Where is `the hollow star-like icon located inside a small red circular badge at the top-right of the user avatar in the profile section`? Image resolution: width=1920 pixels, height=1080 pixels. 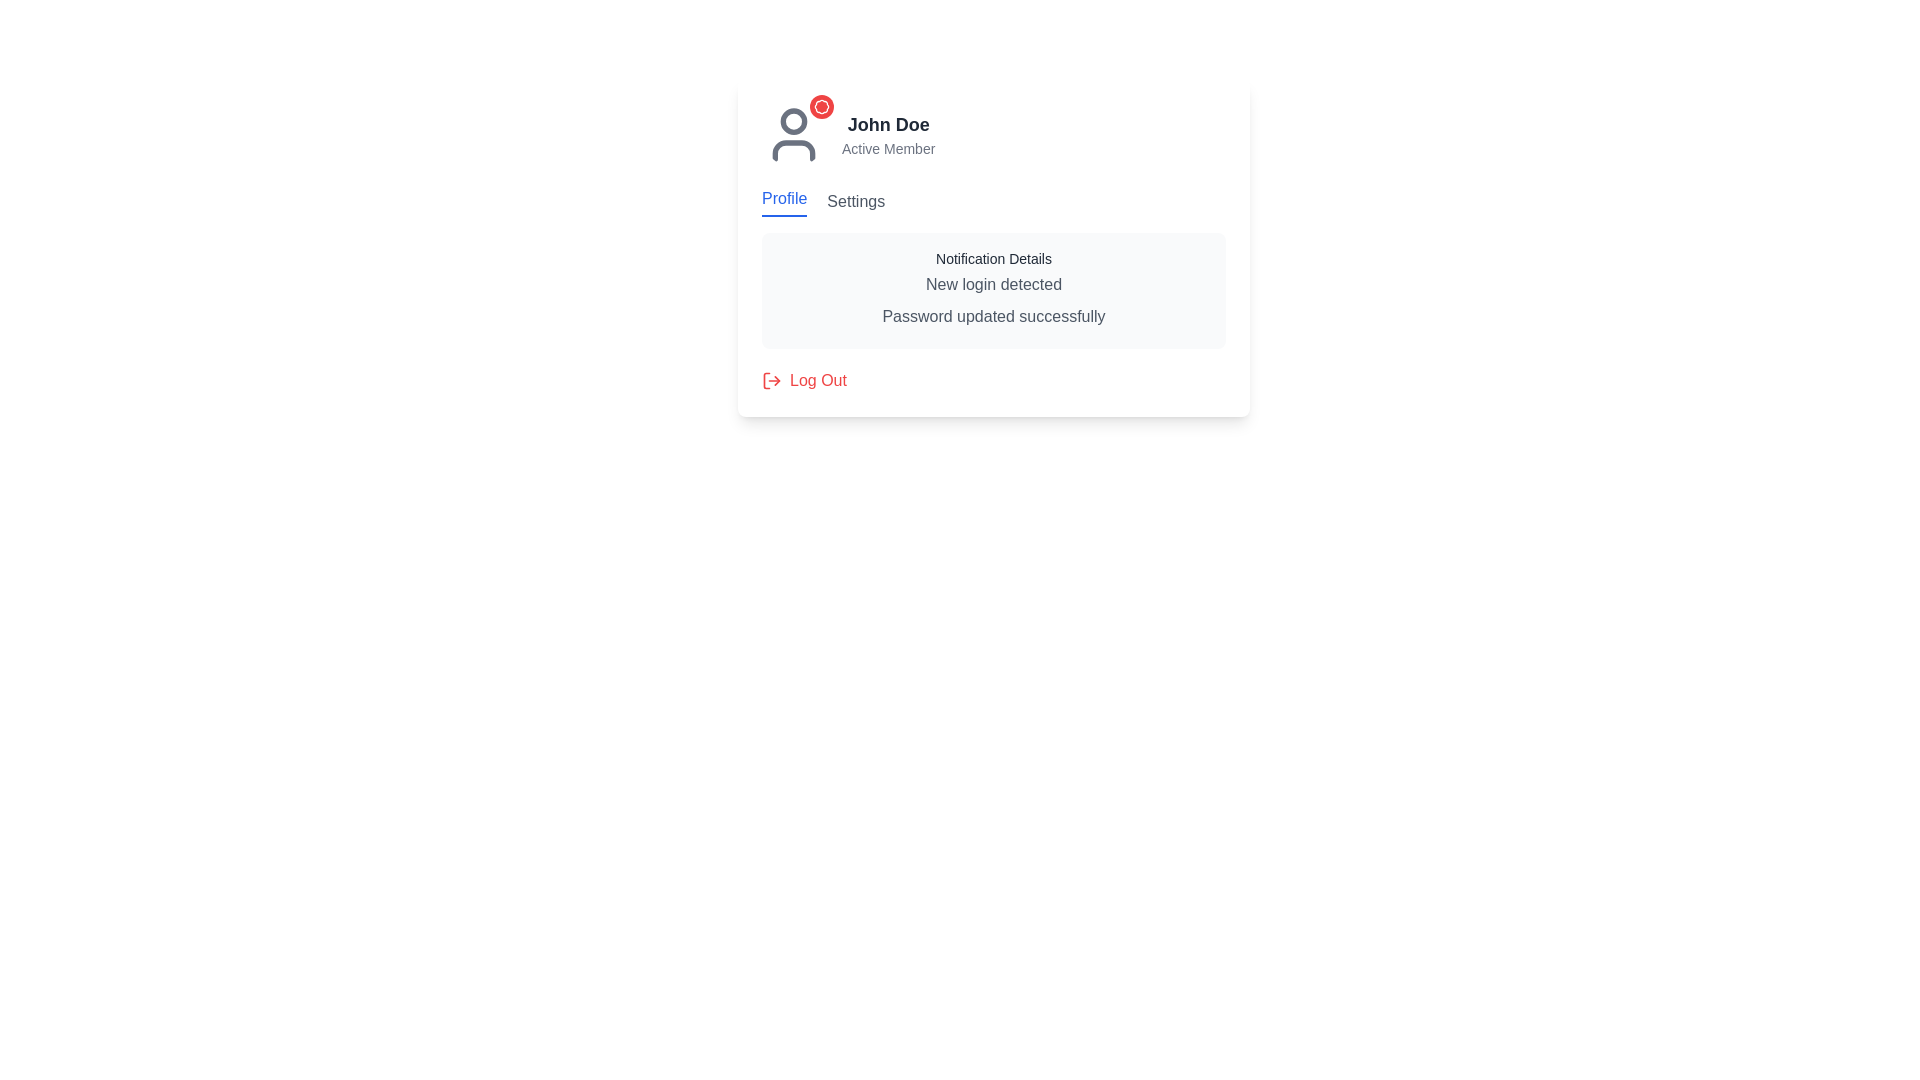
the hollow star-like icon located inside a small red circular badge at the top-right of the user avatar in the profile section is located at coordinates (821, 107).